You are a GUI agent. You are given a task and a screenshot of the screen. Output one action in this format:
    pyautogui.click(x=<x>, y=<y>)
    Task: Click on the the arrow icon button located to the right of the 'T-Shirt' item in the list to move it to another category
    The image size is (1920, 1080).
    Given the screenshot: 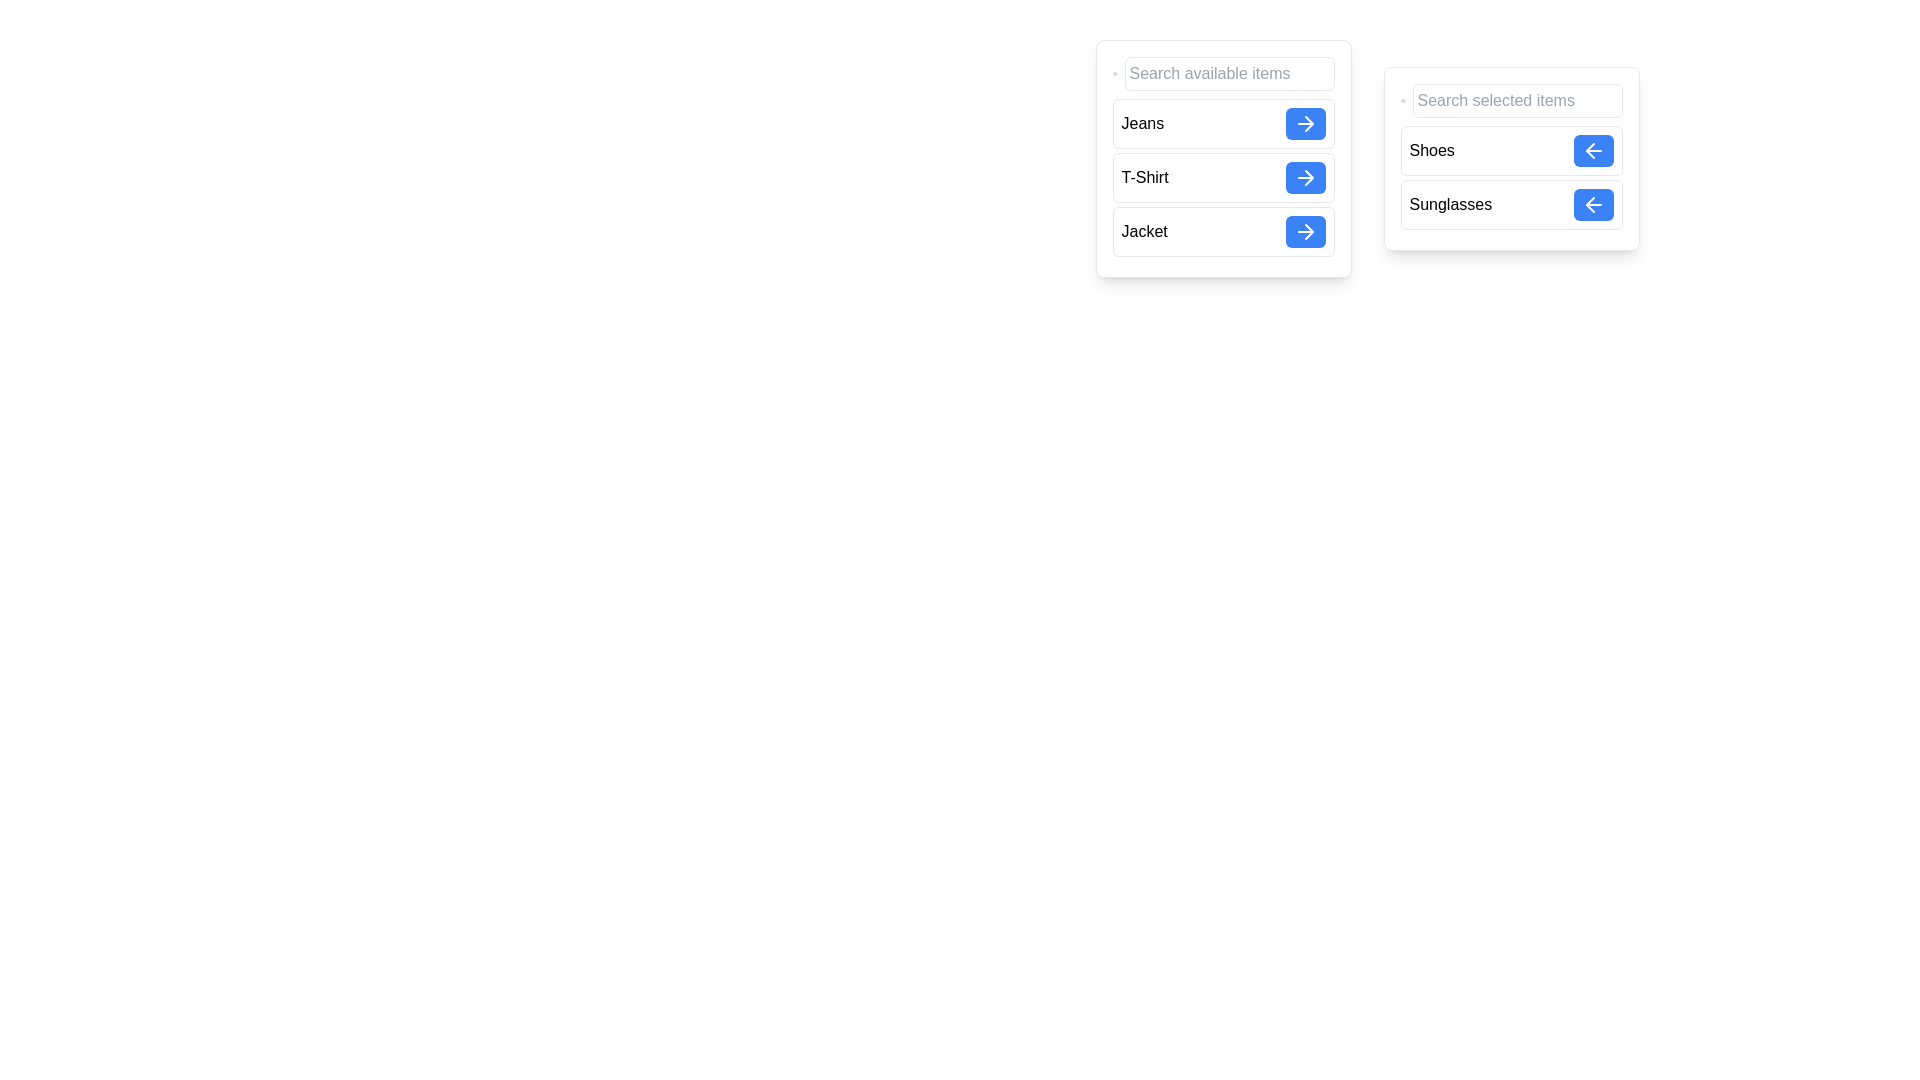 What is the action you would take?
    pyautogui.click(x=1305, y=176)
    